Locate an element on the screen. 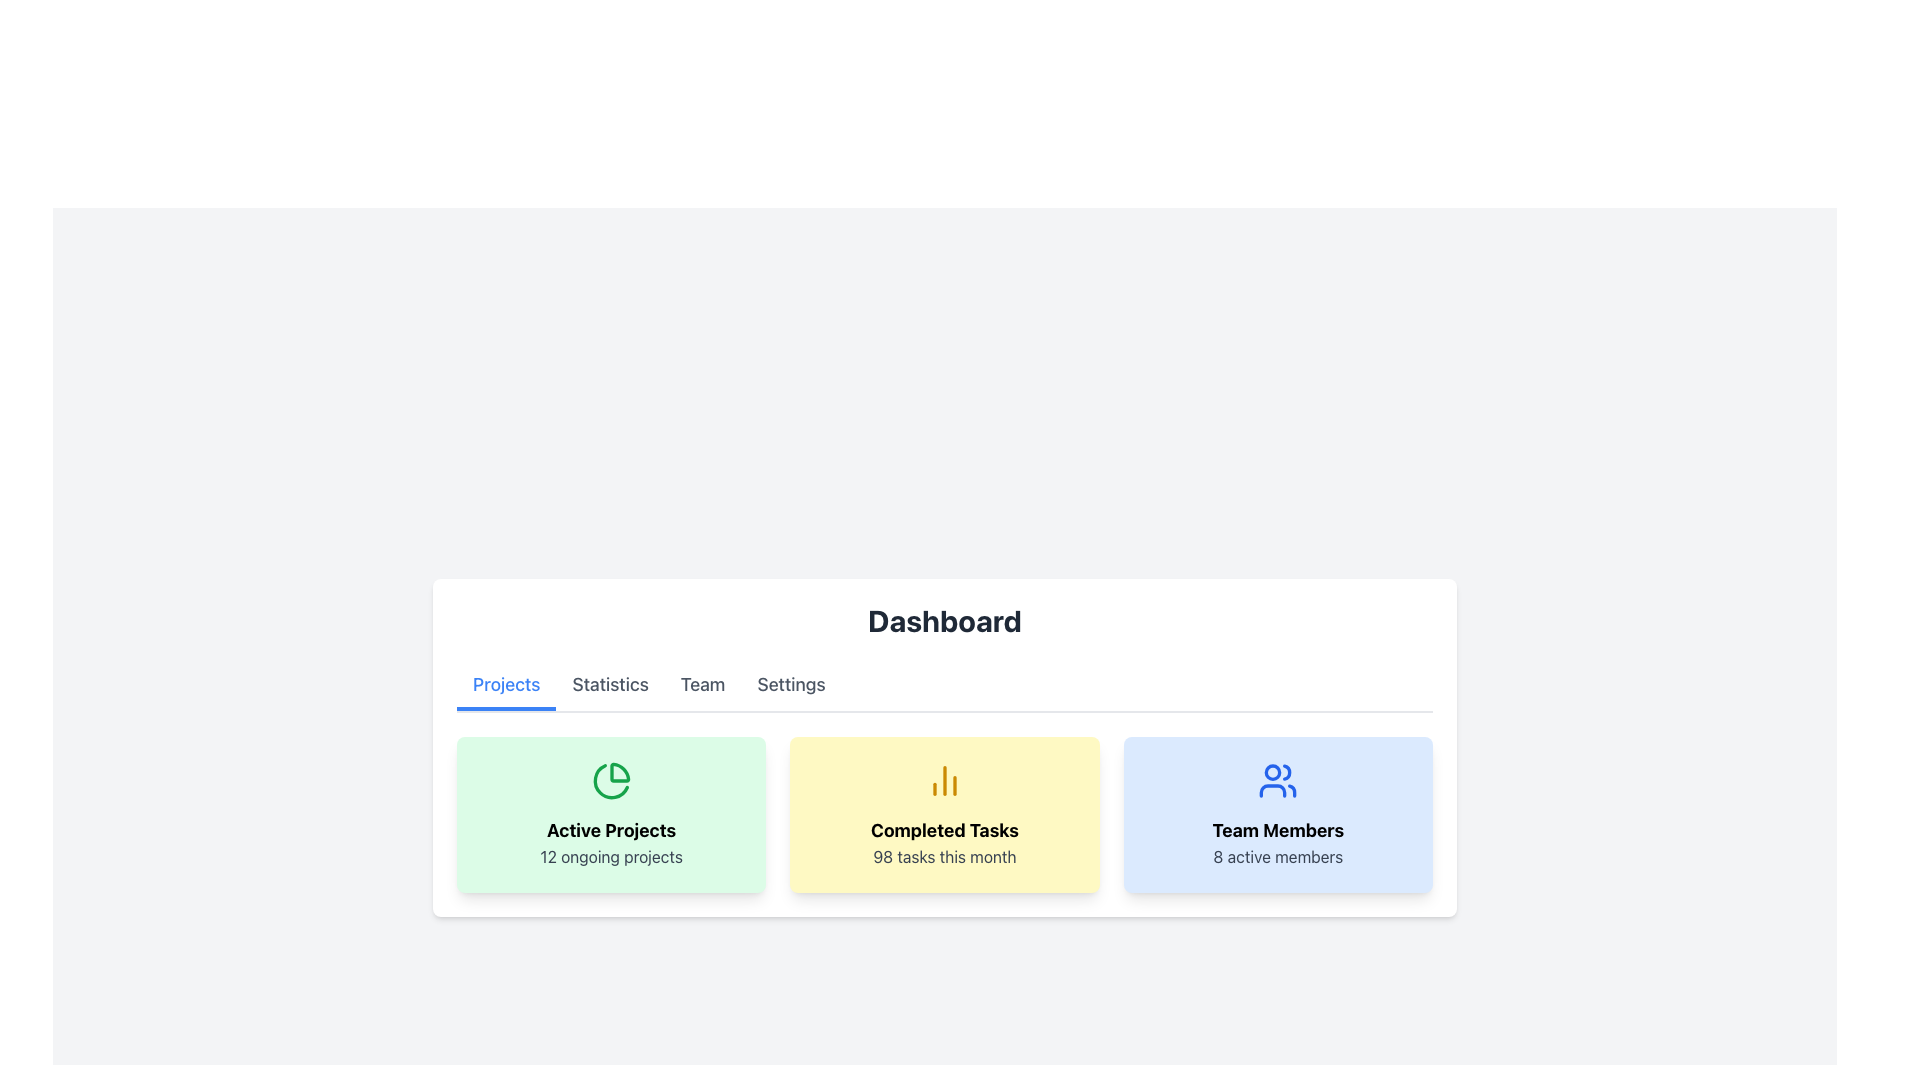 This screenshot has width=1920, height=1080. the Illustrative Icon representing completed tasks, which is located in the 'Completed Tasks' card, positioned above the text 'Completed Tasks' and '98 tasks this month.' is located at coordinates (944, 779).